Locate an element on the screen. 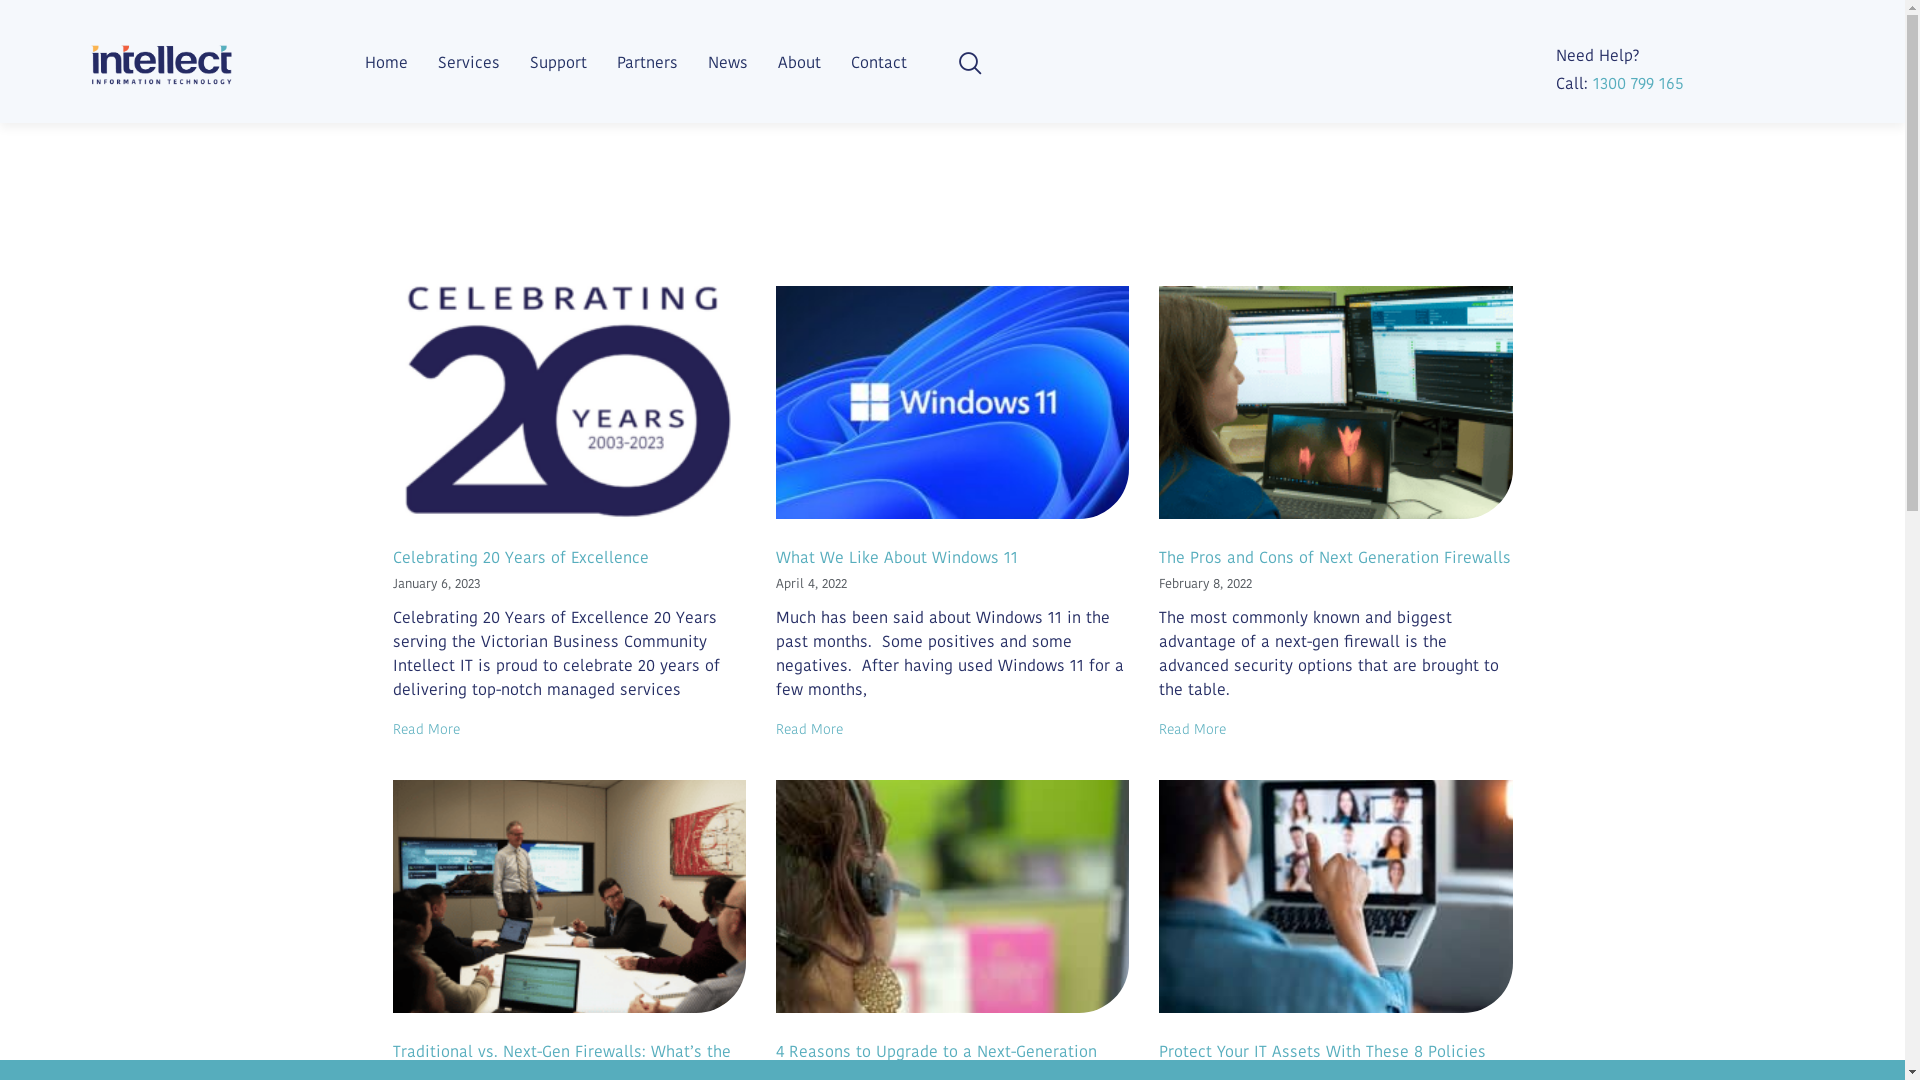 The image size is (1920, 1080). '1300 799 165' is located at coordinates (1637, 82).